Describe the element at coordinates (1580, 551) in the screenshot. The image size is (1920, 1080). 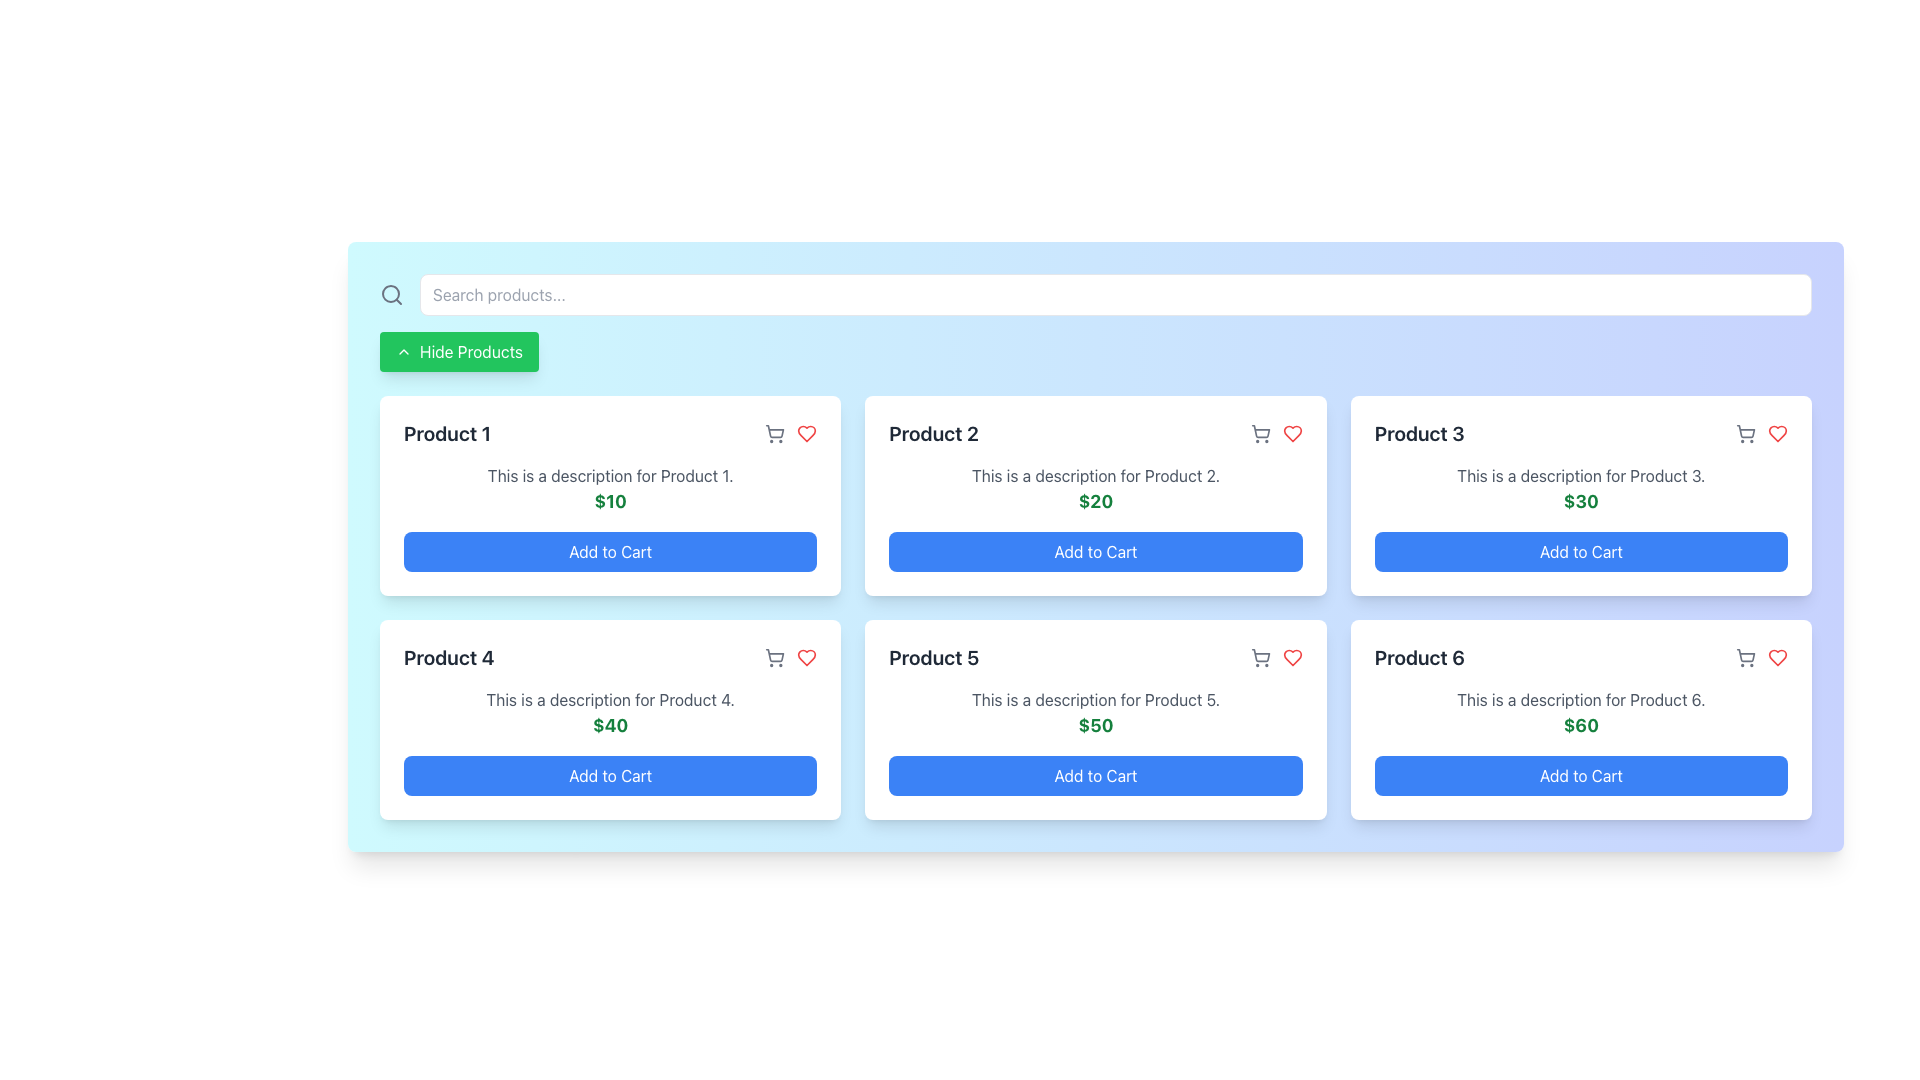
I see `the button located at the bottom of the card for 'Product 3'` at that location.